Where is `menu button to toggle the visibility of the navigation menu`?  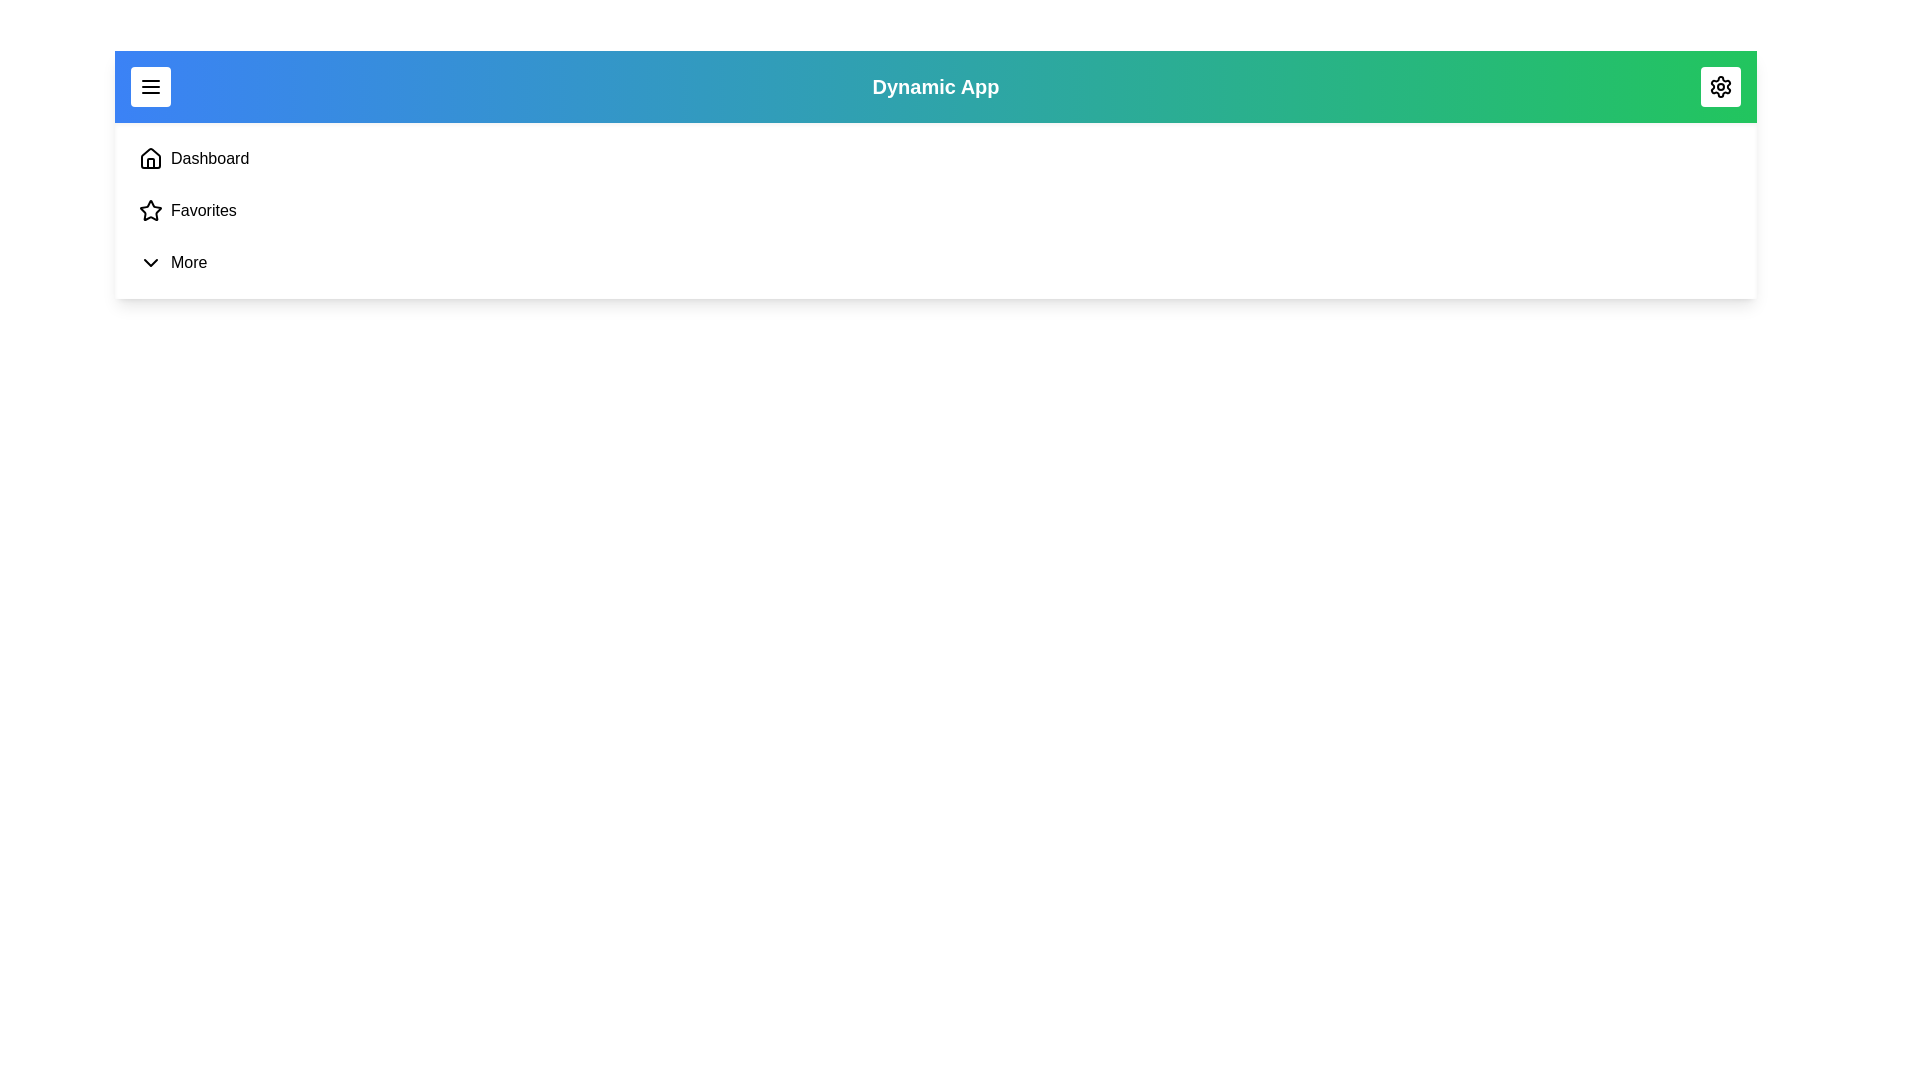 menu button to toggle the visibility of the navigation menu is located at coordinates (149, 86).